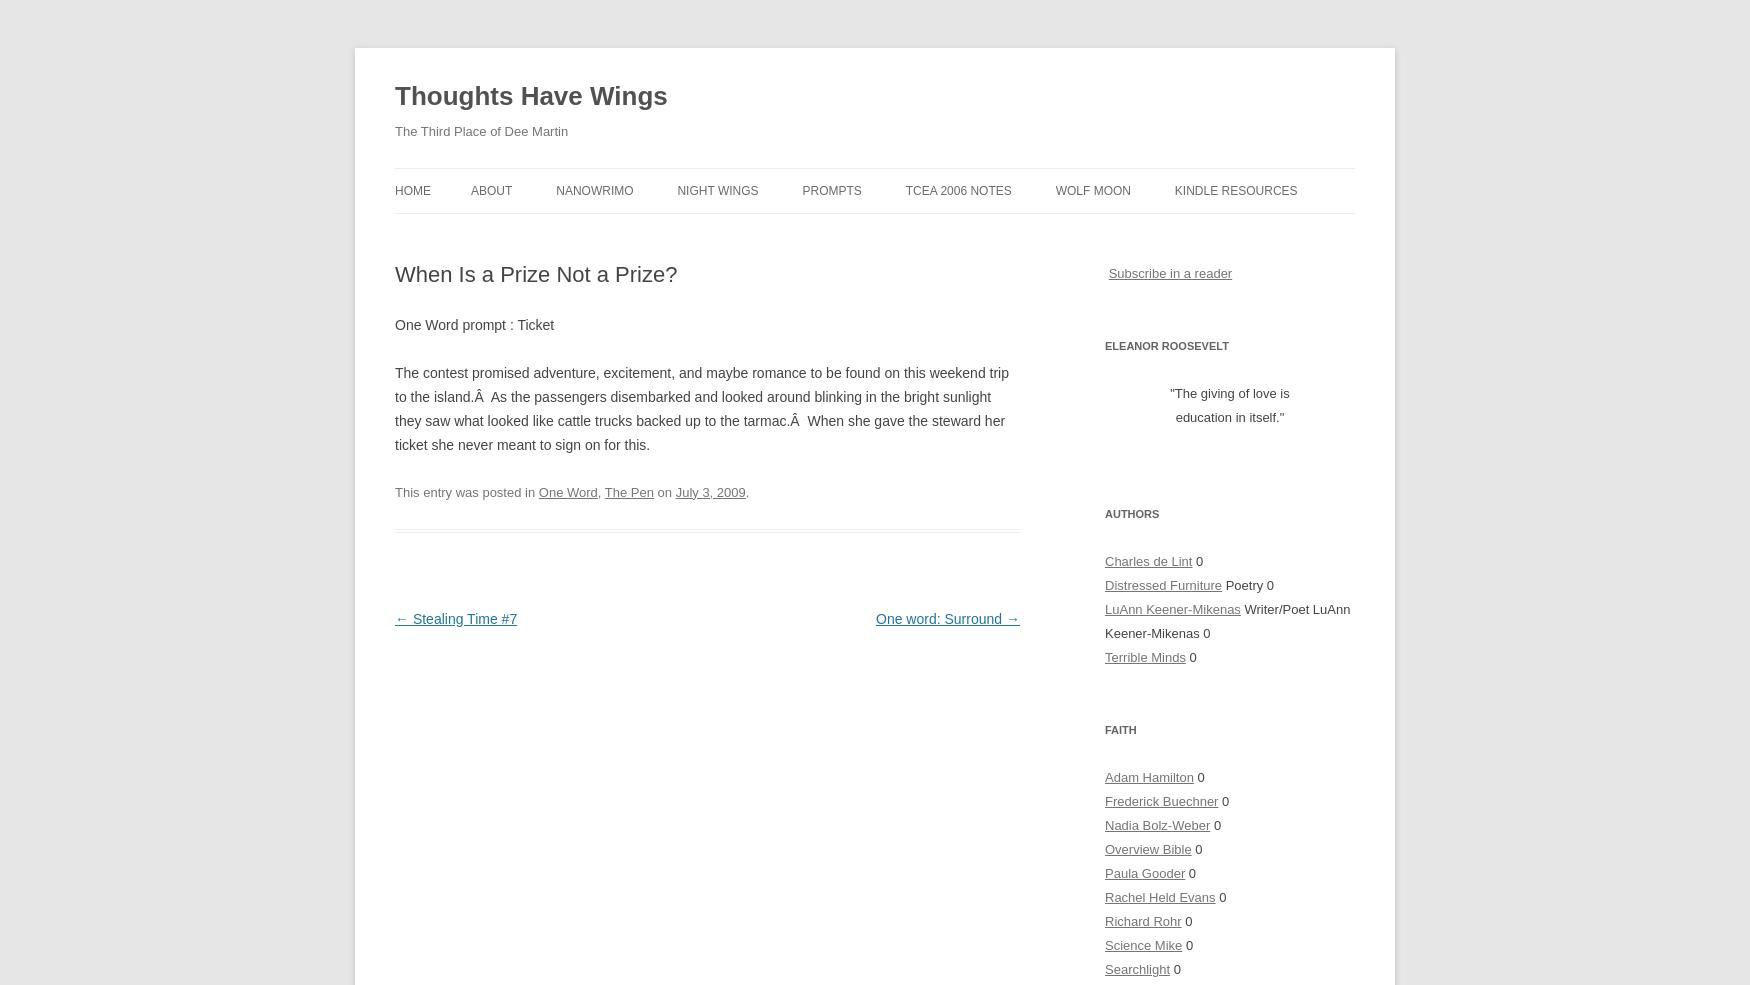 The image size is (1750, 985). What do you see at coordinates (1144, 872) in the screenshot?
I see `'Paula Gooder'` at bounding box center [1144, 872].